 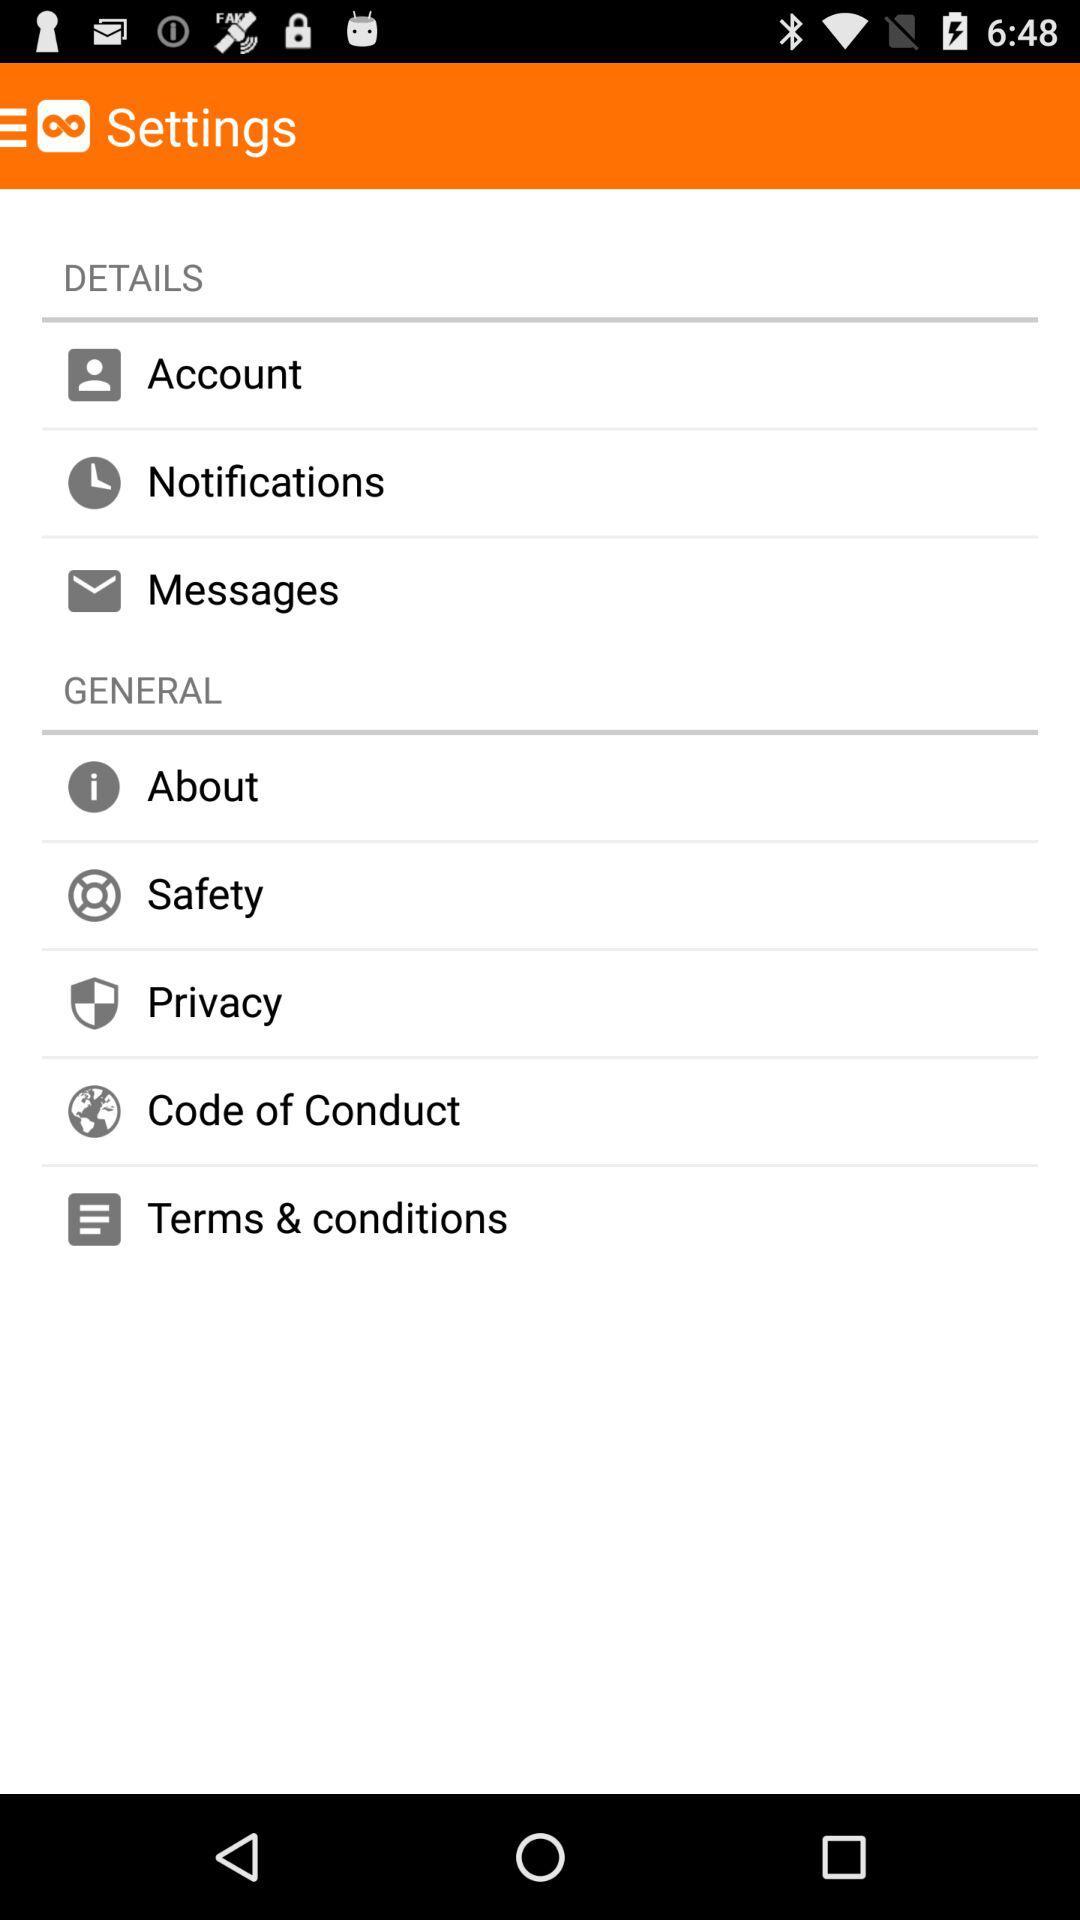 What do you see at coordinates (540, 1003) in the screenshot?
I see `privacy icon` at bounding box center [540, 1003].